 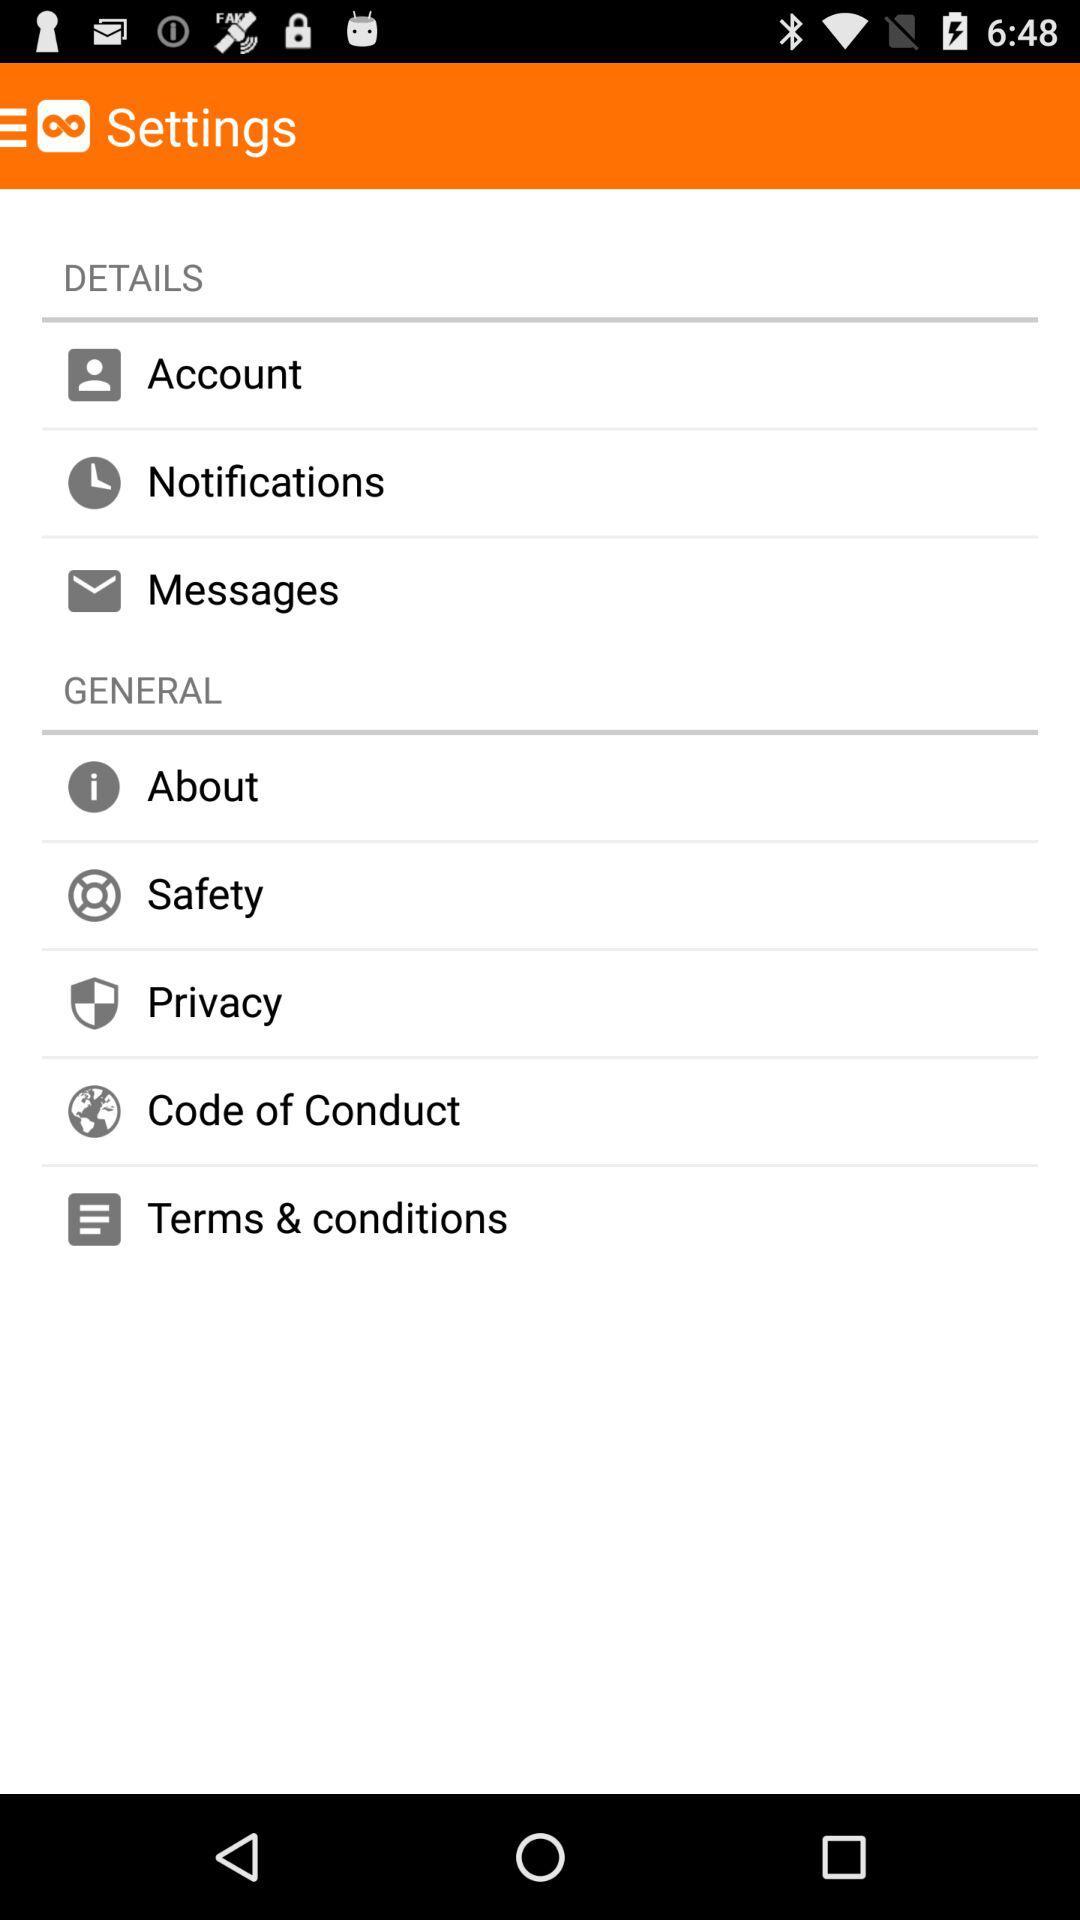 What do you see at coordinates (540, 1003) in the screenshot?
I see `privacy icon` at bounding box center [540, 1003].